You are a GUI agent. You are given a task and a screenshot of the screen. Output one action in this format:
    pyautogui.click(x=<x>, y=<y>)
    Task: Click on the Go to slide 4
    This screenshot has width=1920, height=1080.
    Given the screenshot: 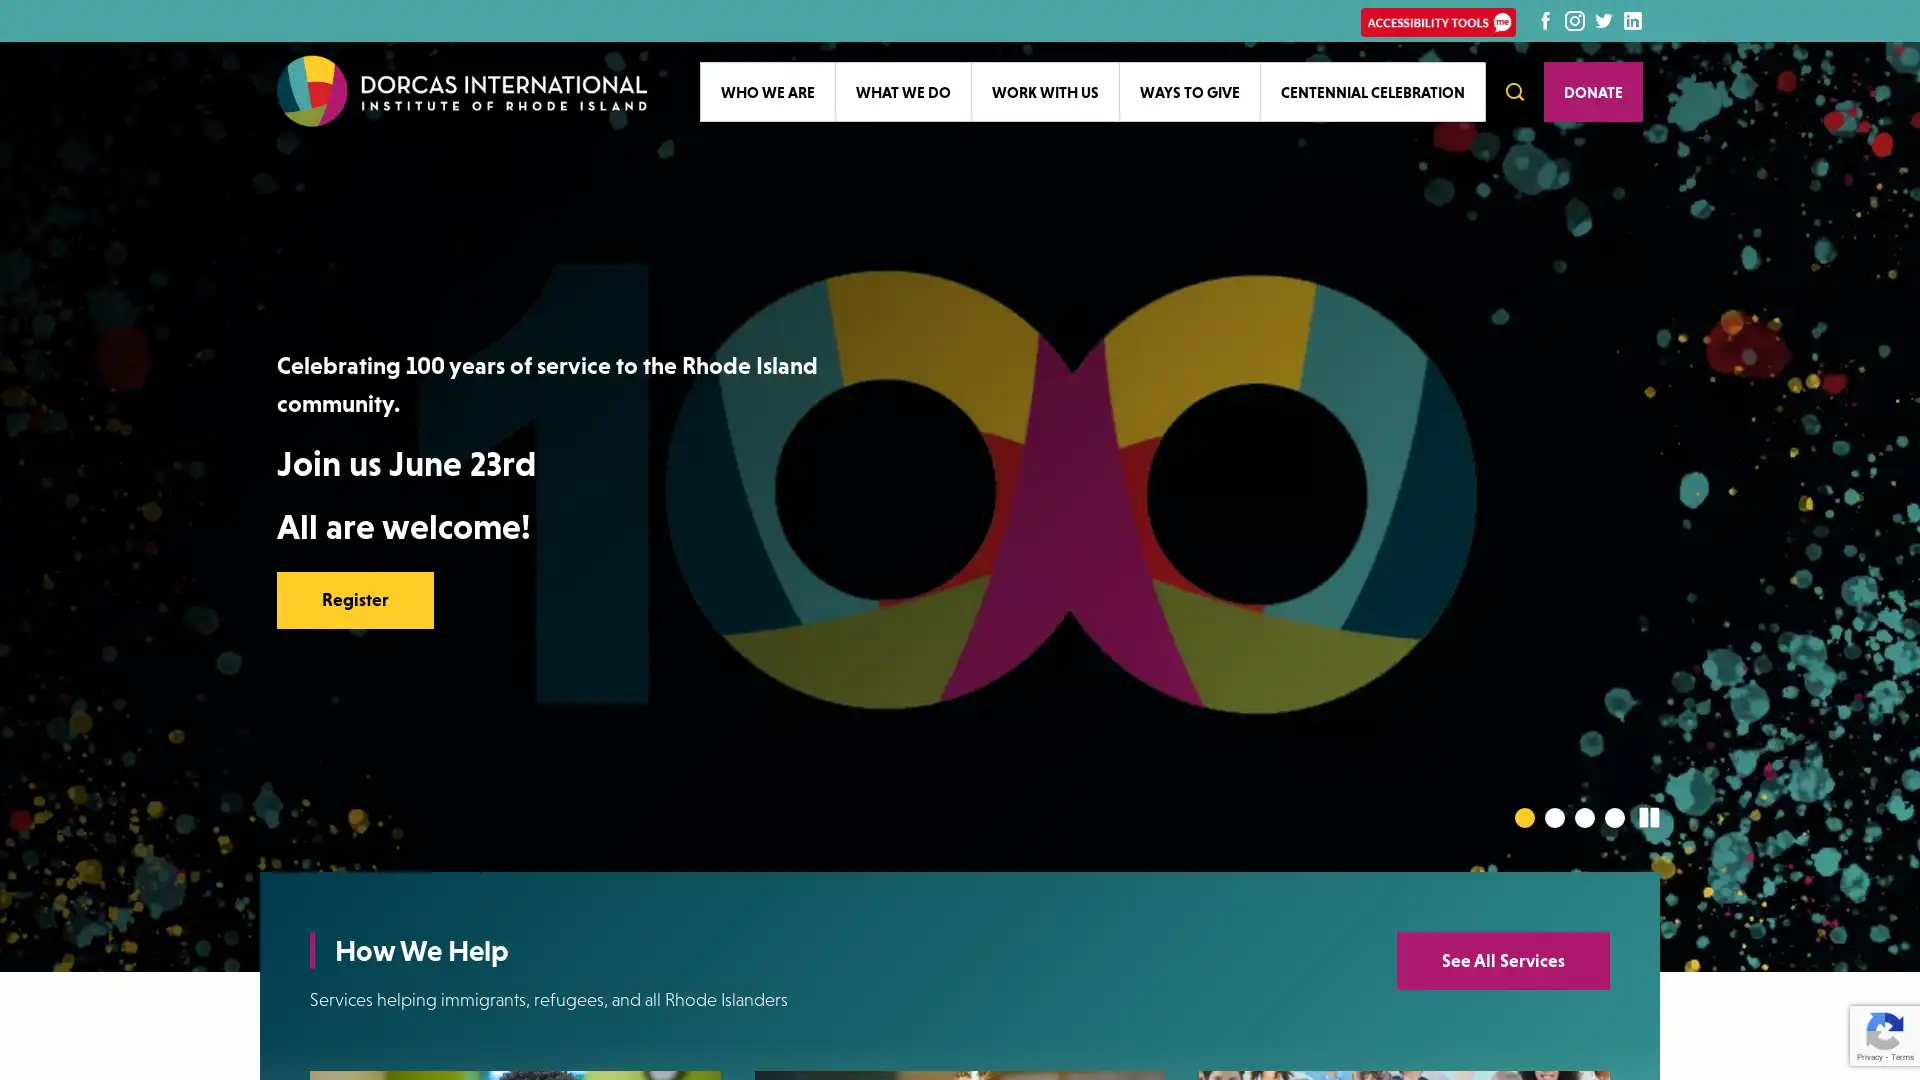 What is the action you would take?
    pyautogui.click(x=1614, y=817)
    